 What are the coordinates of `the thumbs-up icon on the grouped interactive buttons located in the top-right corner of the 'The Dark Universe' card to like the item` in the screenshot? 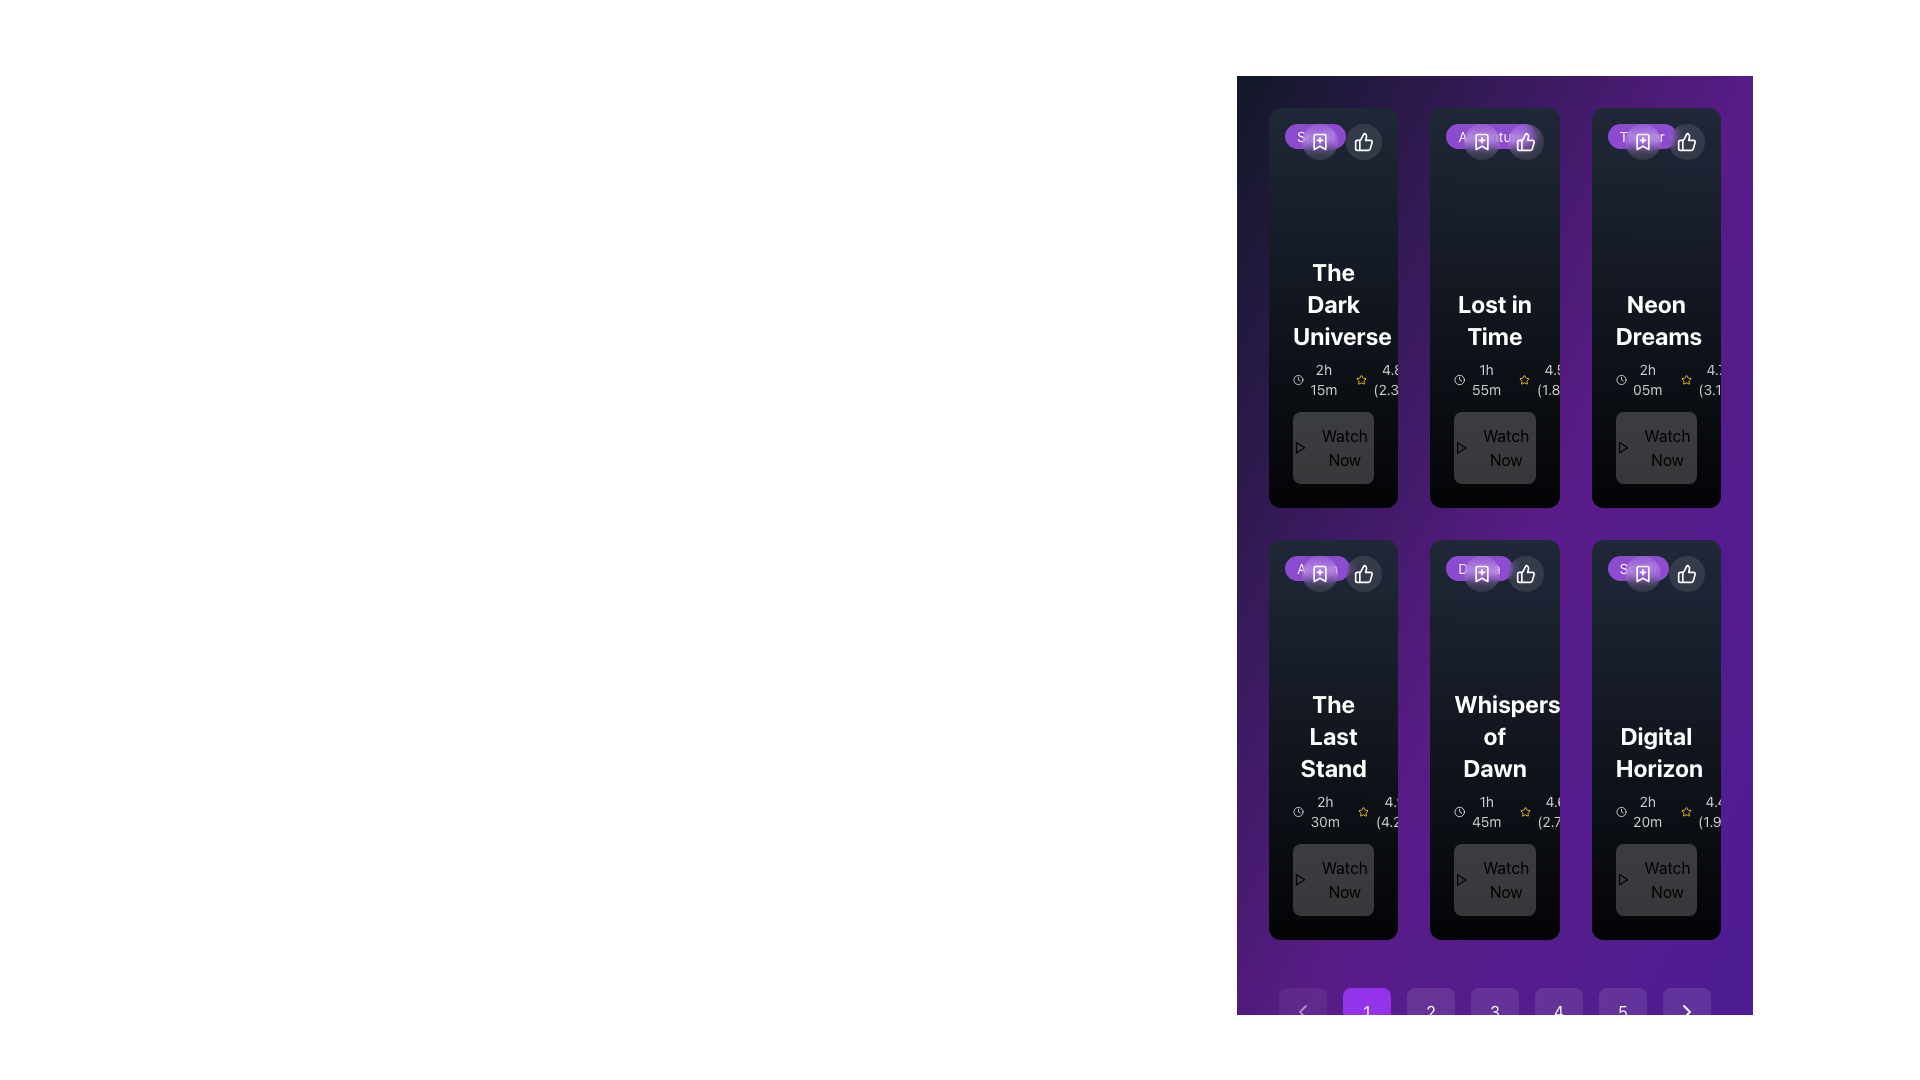 It's located at (1342, 141).